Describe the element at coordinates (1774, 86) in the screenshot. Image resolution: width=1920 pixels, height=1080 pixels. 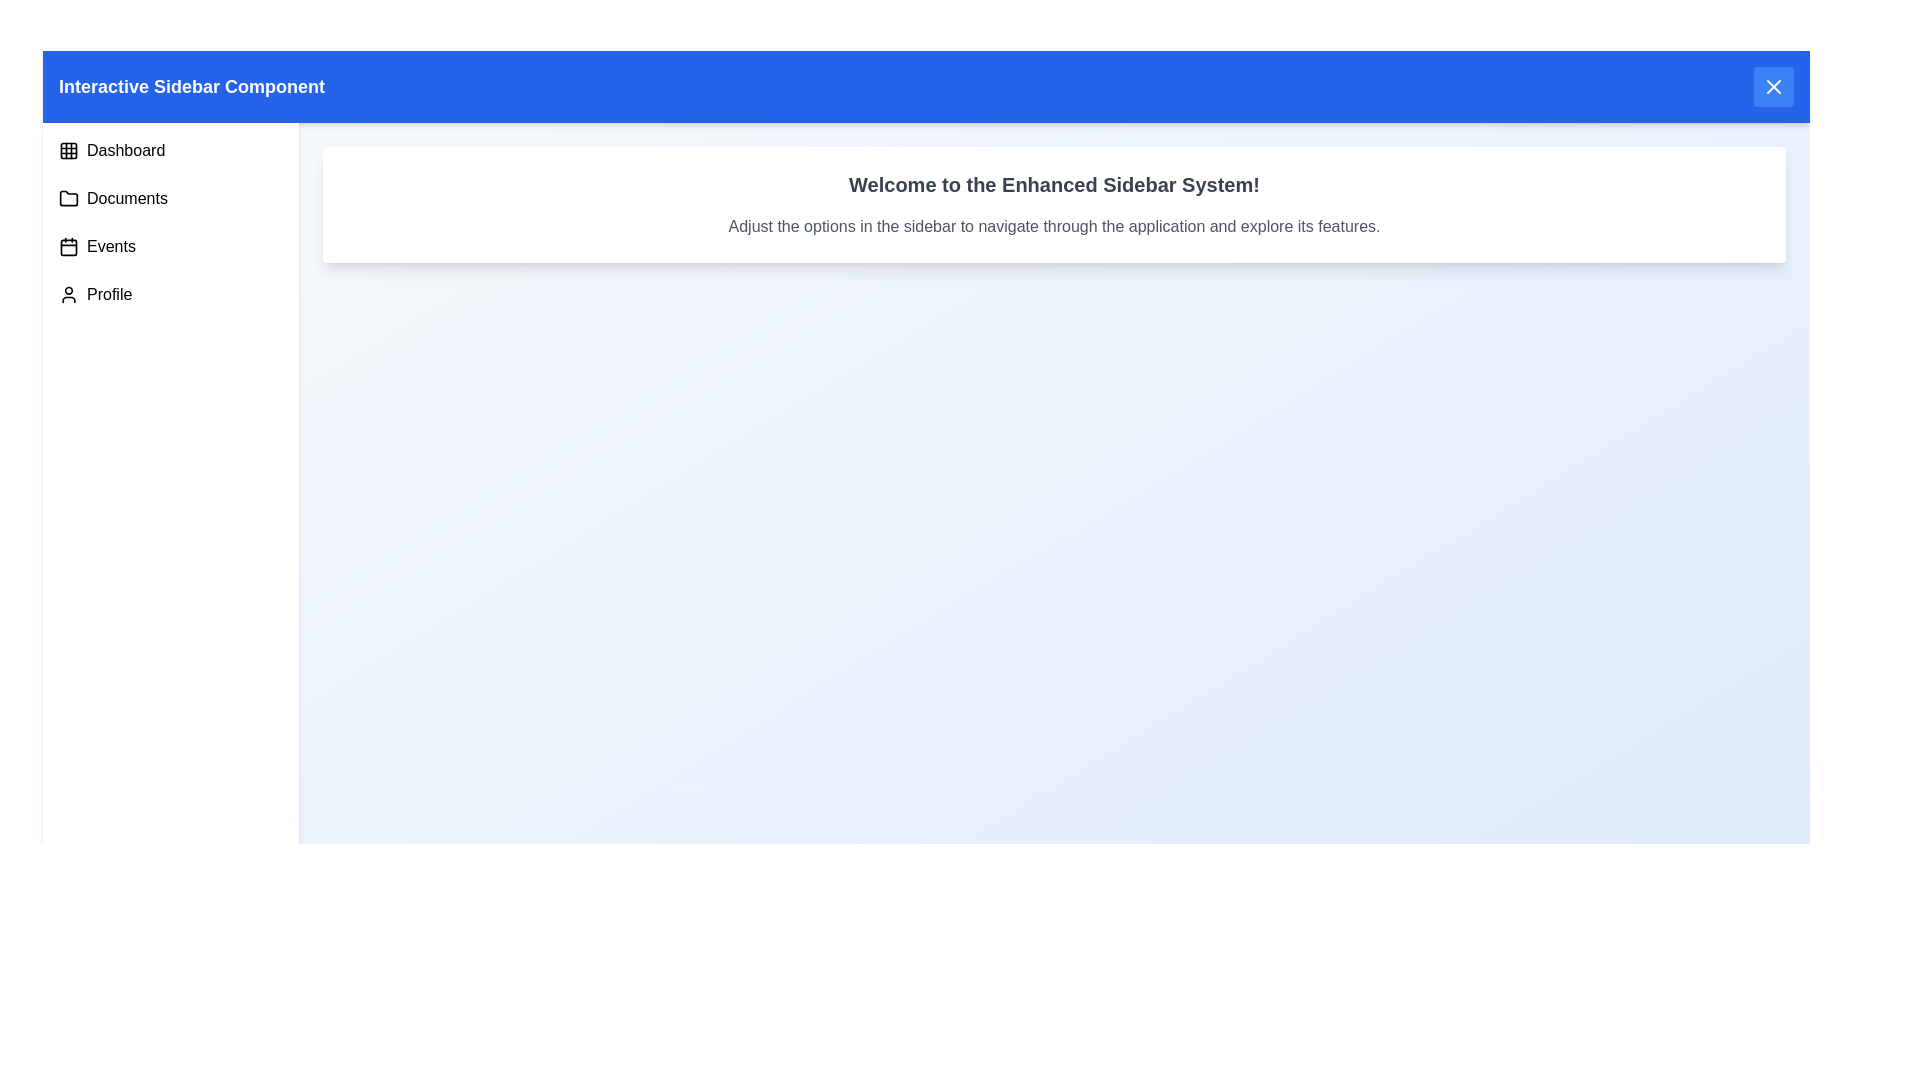
I see `the close button located in the top-right corner of the blue header area labeled 'Interactive Sidebar Component'` at that location.